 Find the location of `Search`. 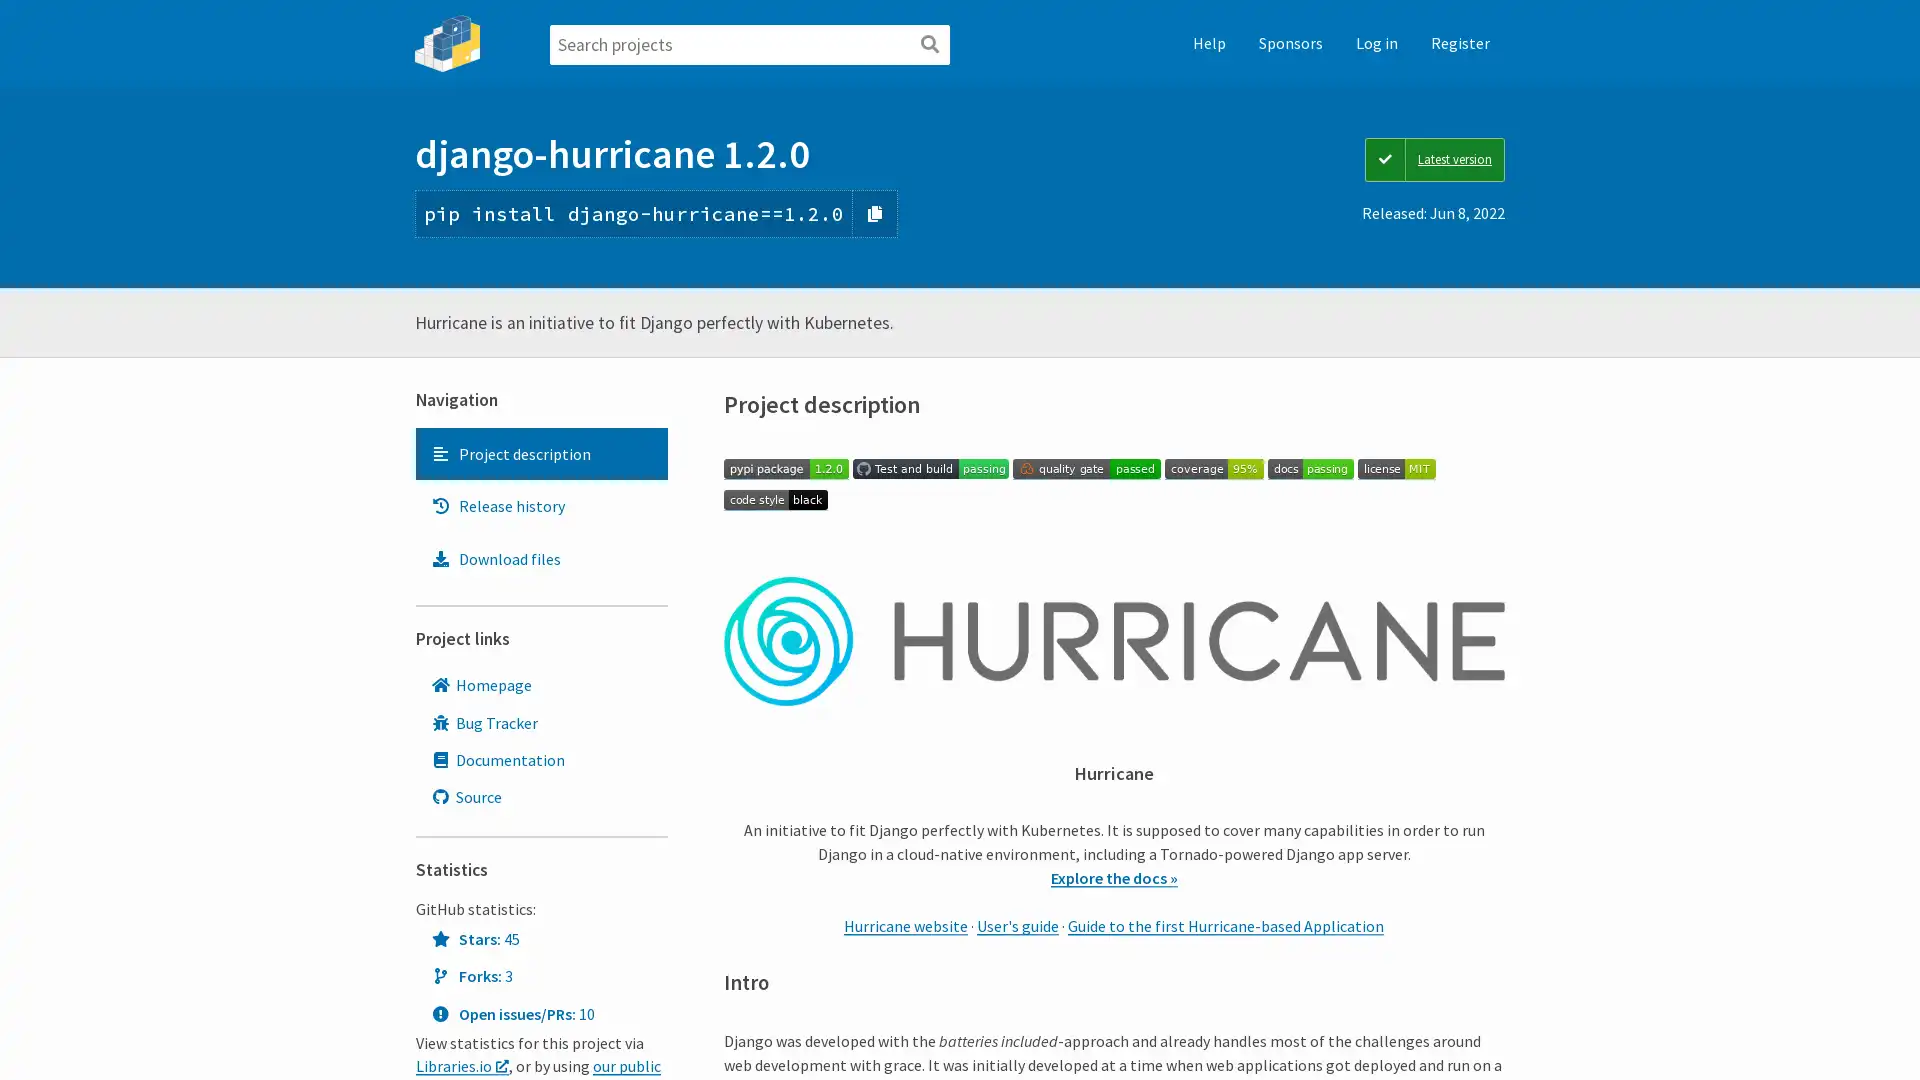

Search is located at coordinates (929, 45).